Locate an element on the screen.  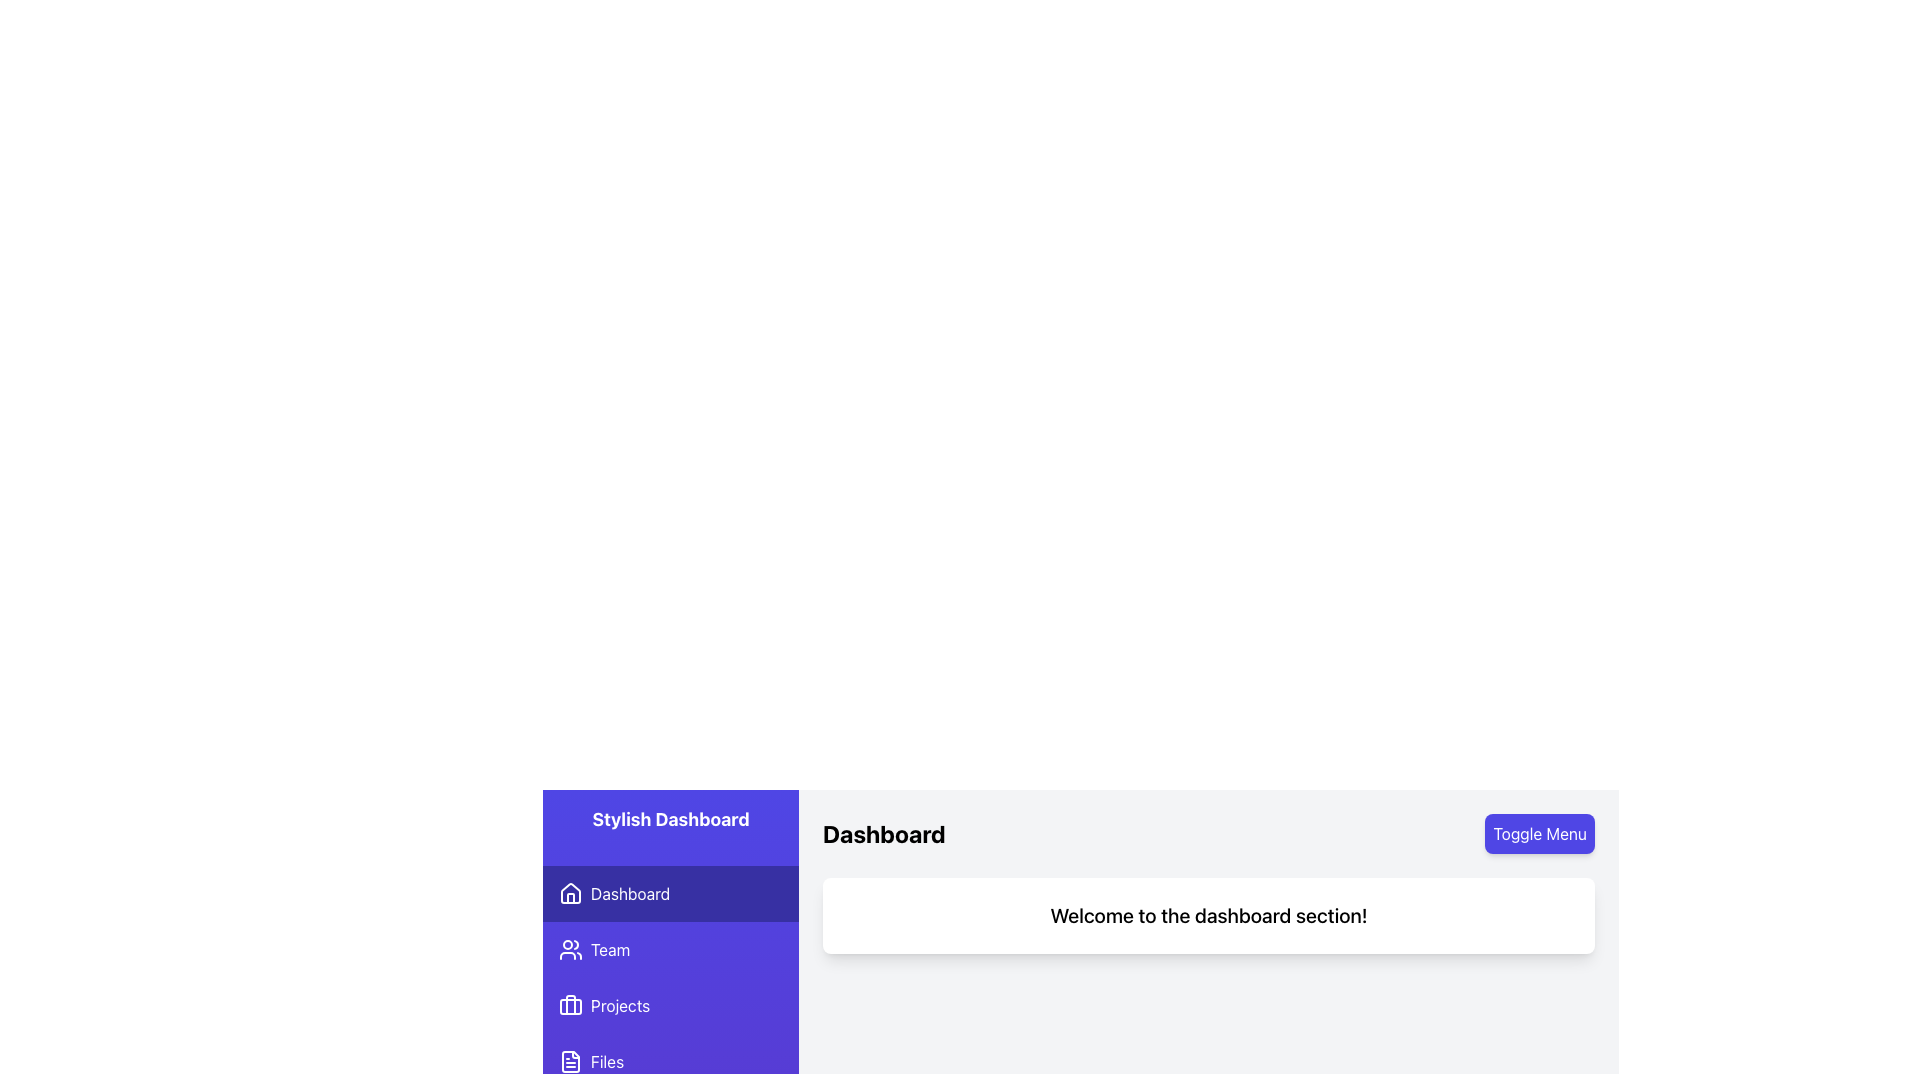
the 'Stylish Dashboard' text label, which is a bold white label on a purple background located at the top of the vertical side navigation panel is located at coordinates (671, 820).